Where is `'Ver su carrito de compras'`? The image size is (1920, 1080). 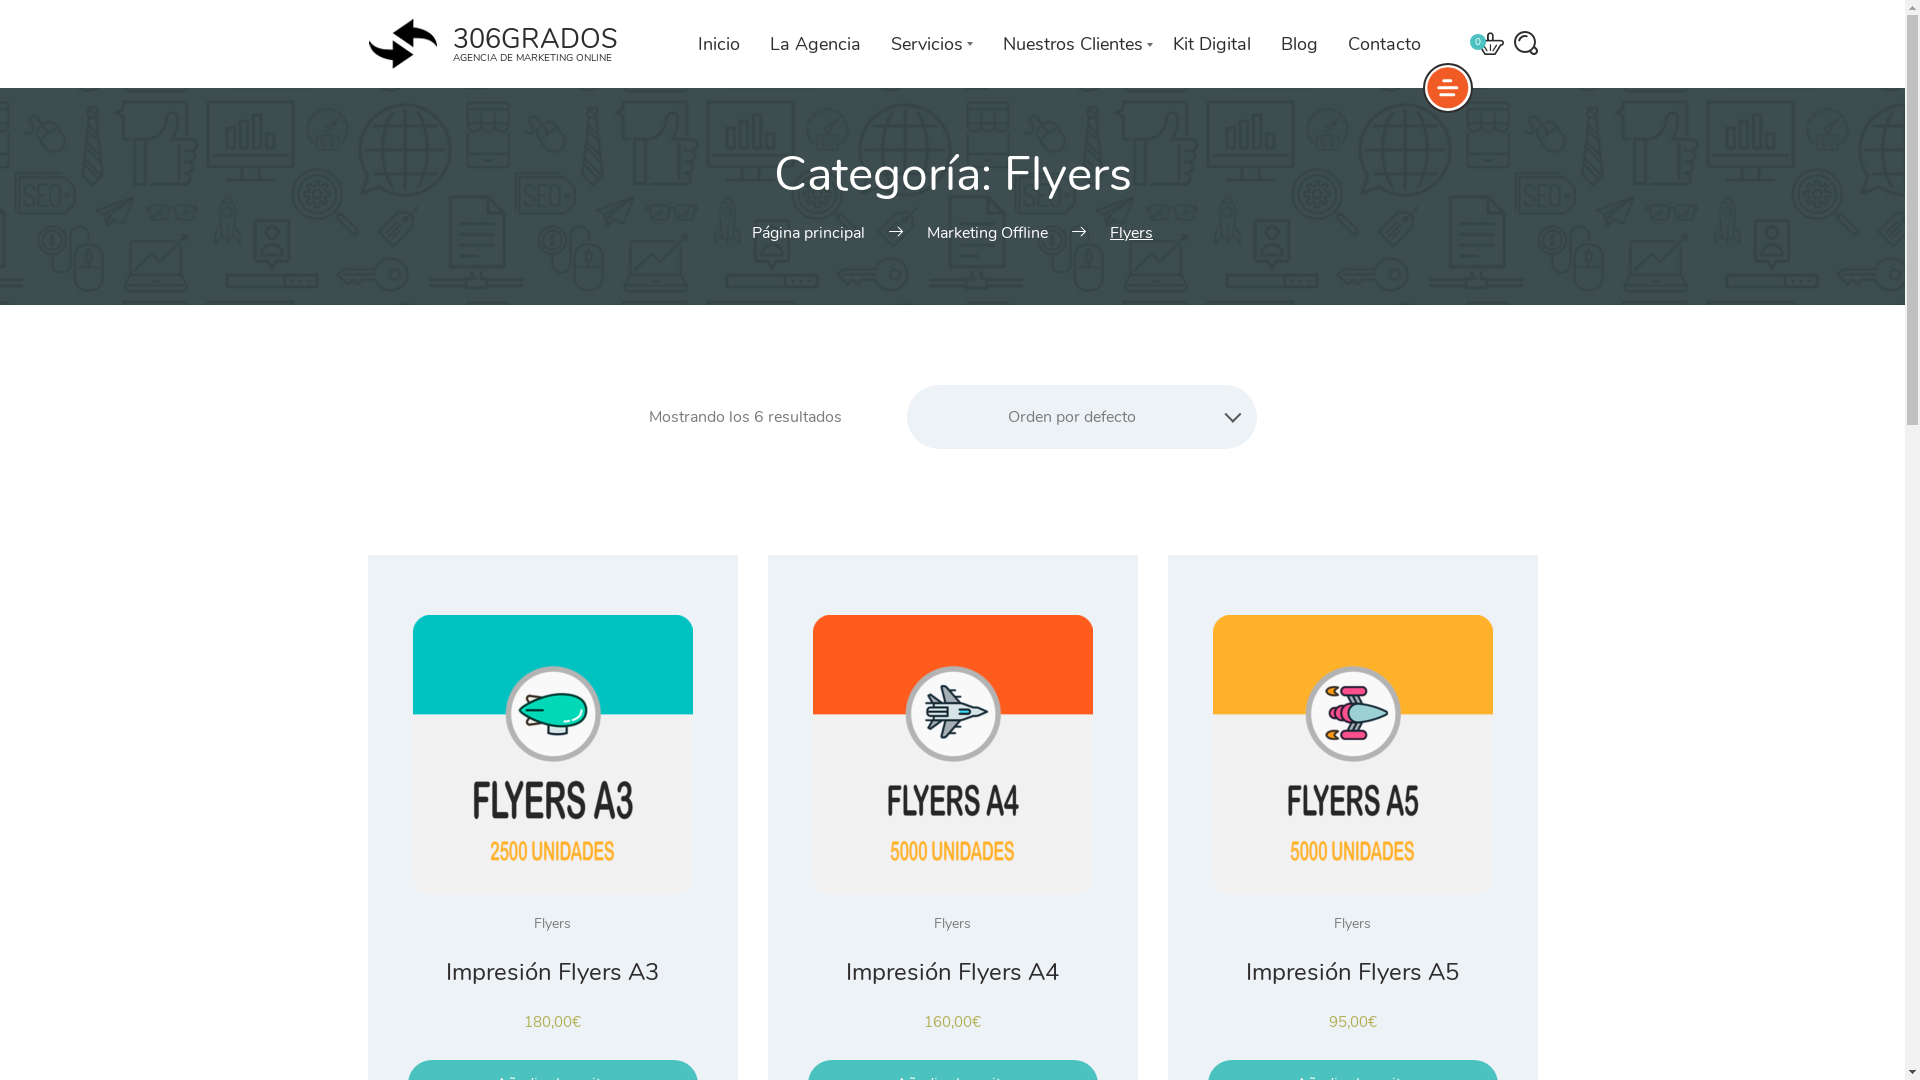 'Ver su carrito de compras' is located at coordinates (1489, 44).